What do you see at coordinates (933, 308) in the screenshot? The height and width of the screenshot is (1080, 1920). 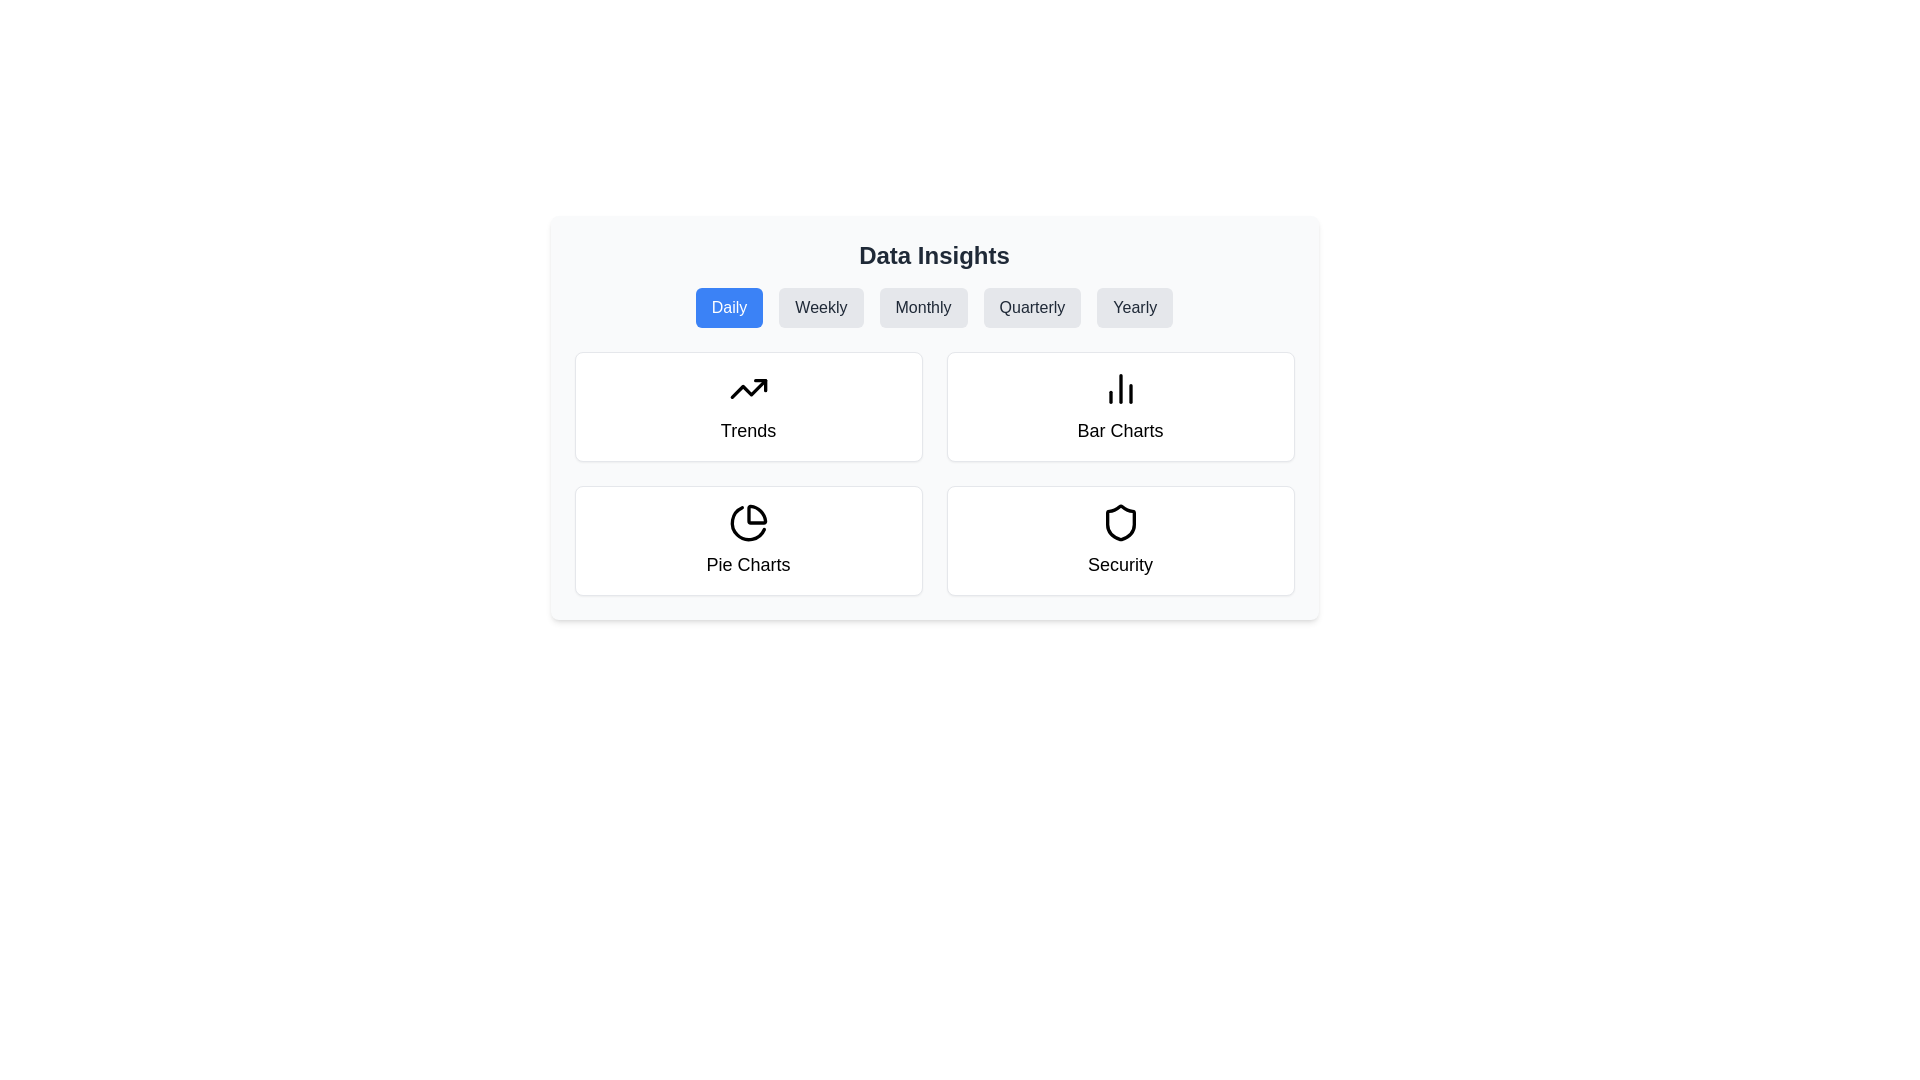 I see `the button in the Navigation bar` at bounding box center [933, 308].